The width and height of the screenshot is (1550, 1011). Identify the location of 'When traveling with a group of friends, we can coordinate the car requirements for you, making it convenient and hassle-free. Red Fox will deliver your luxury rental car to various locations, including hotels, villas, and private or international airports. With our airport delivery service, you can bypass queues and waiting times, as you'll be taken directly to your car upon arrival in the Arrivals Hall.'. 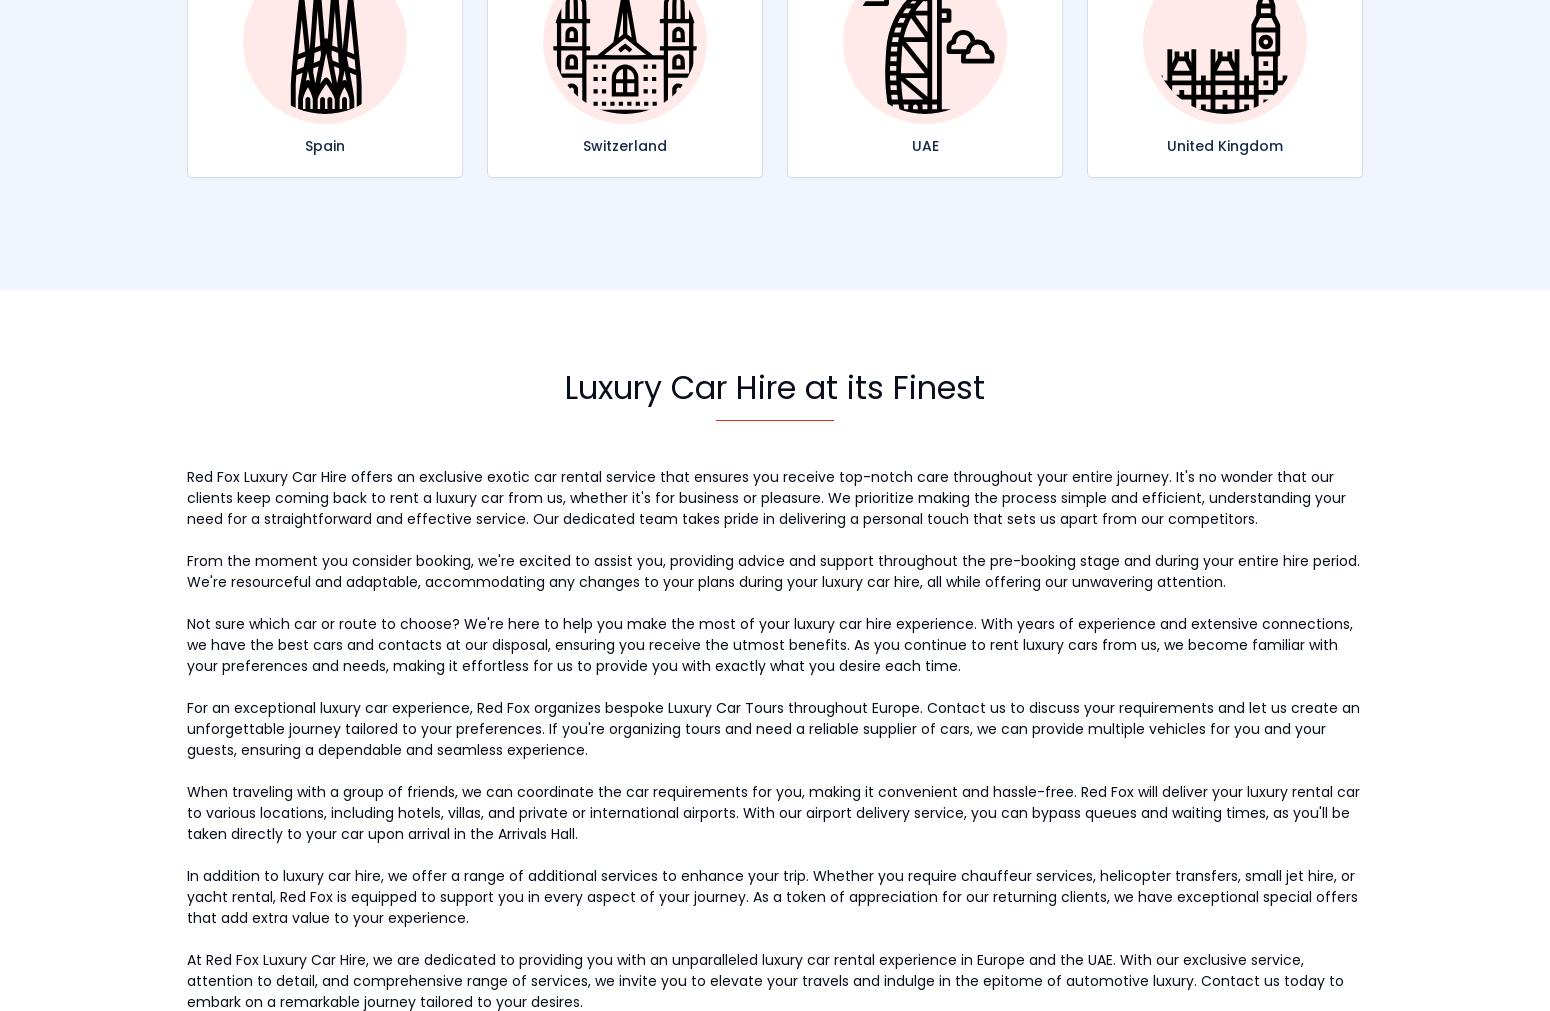
(773, 811).